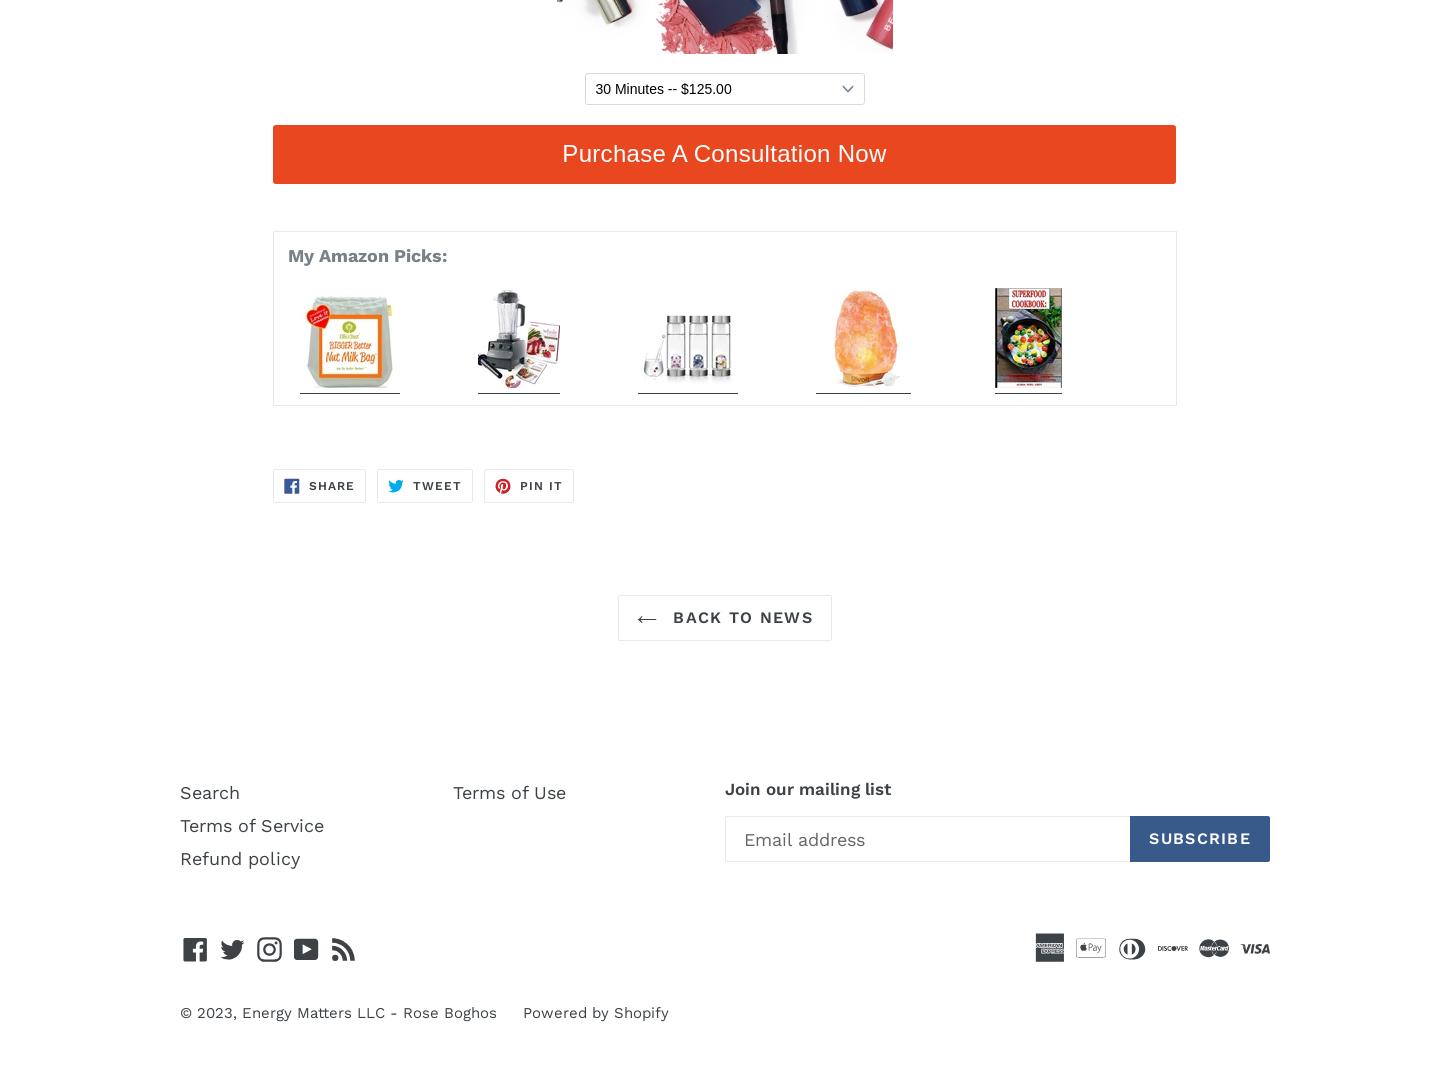 This screenshot has height=1079, width=1450. What do you see at coordinates (287, 254) in the screenshot?
I see `'My Amazon Picks:'` at bounding box center [287, 254].